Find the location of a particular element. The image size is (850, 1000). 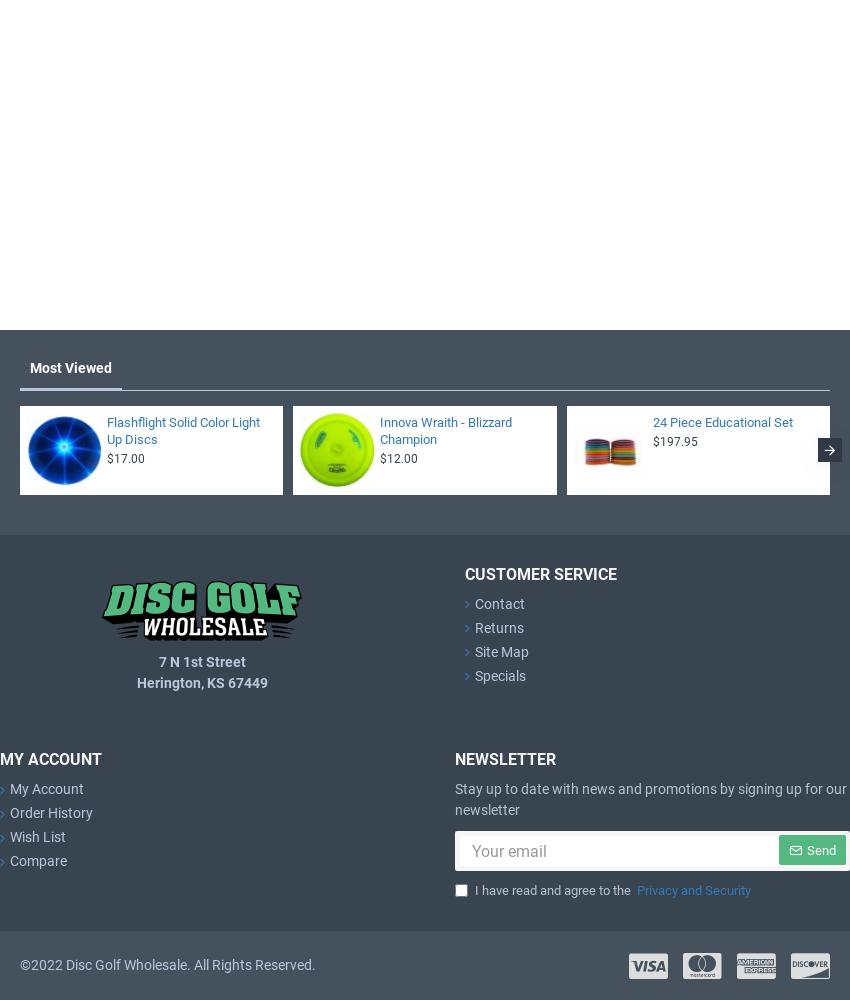

'Returns' is located at coordinates (499, 627).